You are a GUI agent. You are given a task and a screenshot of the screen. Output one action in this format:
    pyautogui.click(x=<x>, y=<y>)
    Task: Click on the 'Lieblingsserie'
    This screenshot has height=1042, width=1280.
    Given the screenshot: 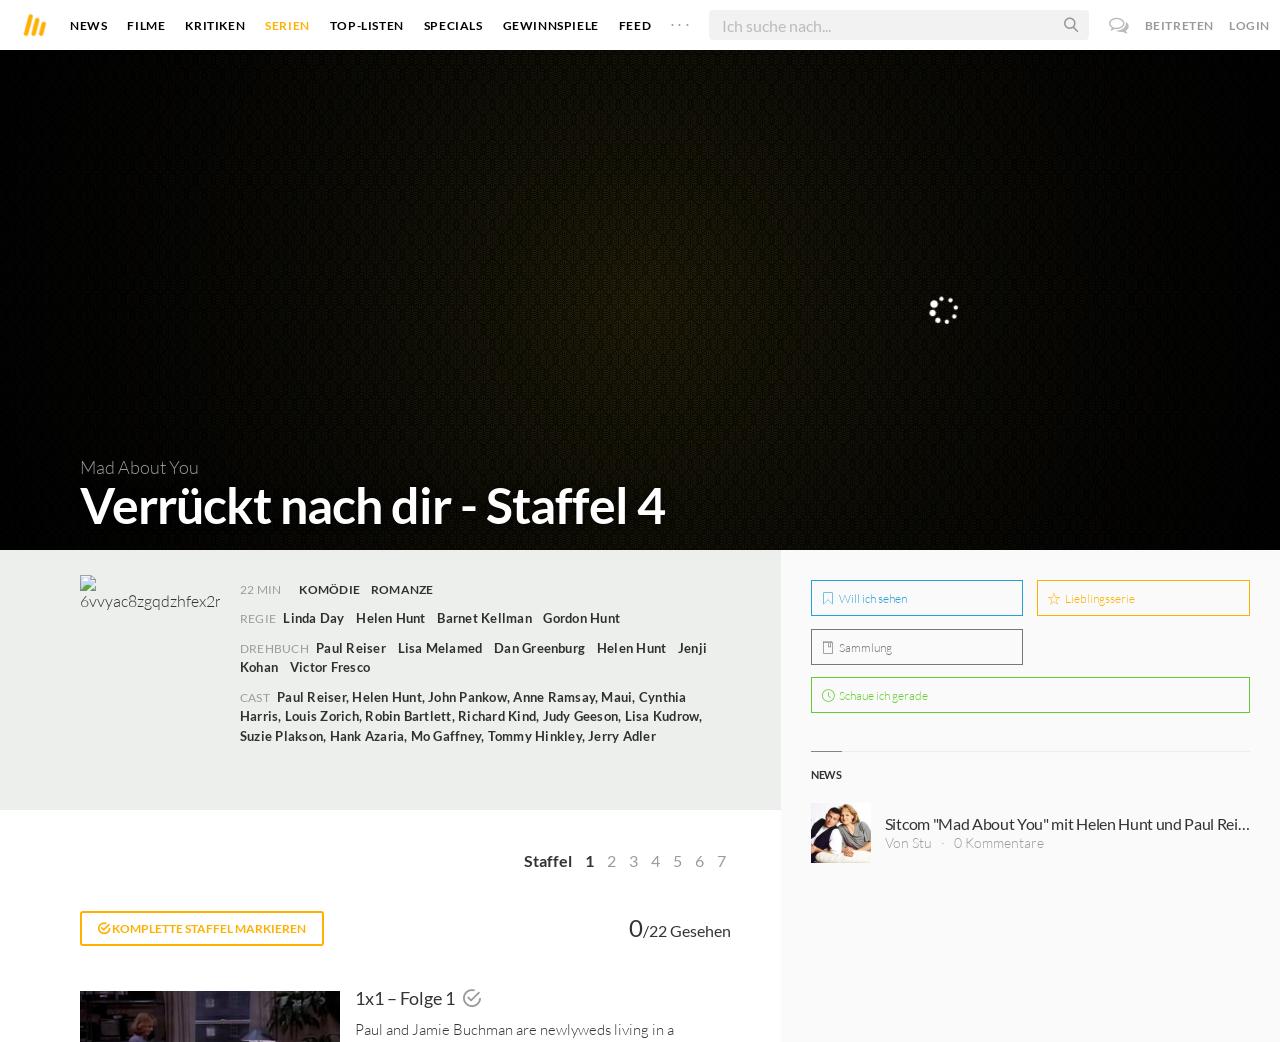 What is the action you would take?
    pyautogui.click(x=1098, y=597)
    